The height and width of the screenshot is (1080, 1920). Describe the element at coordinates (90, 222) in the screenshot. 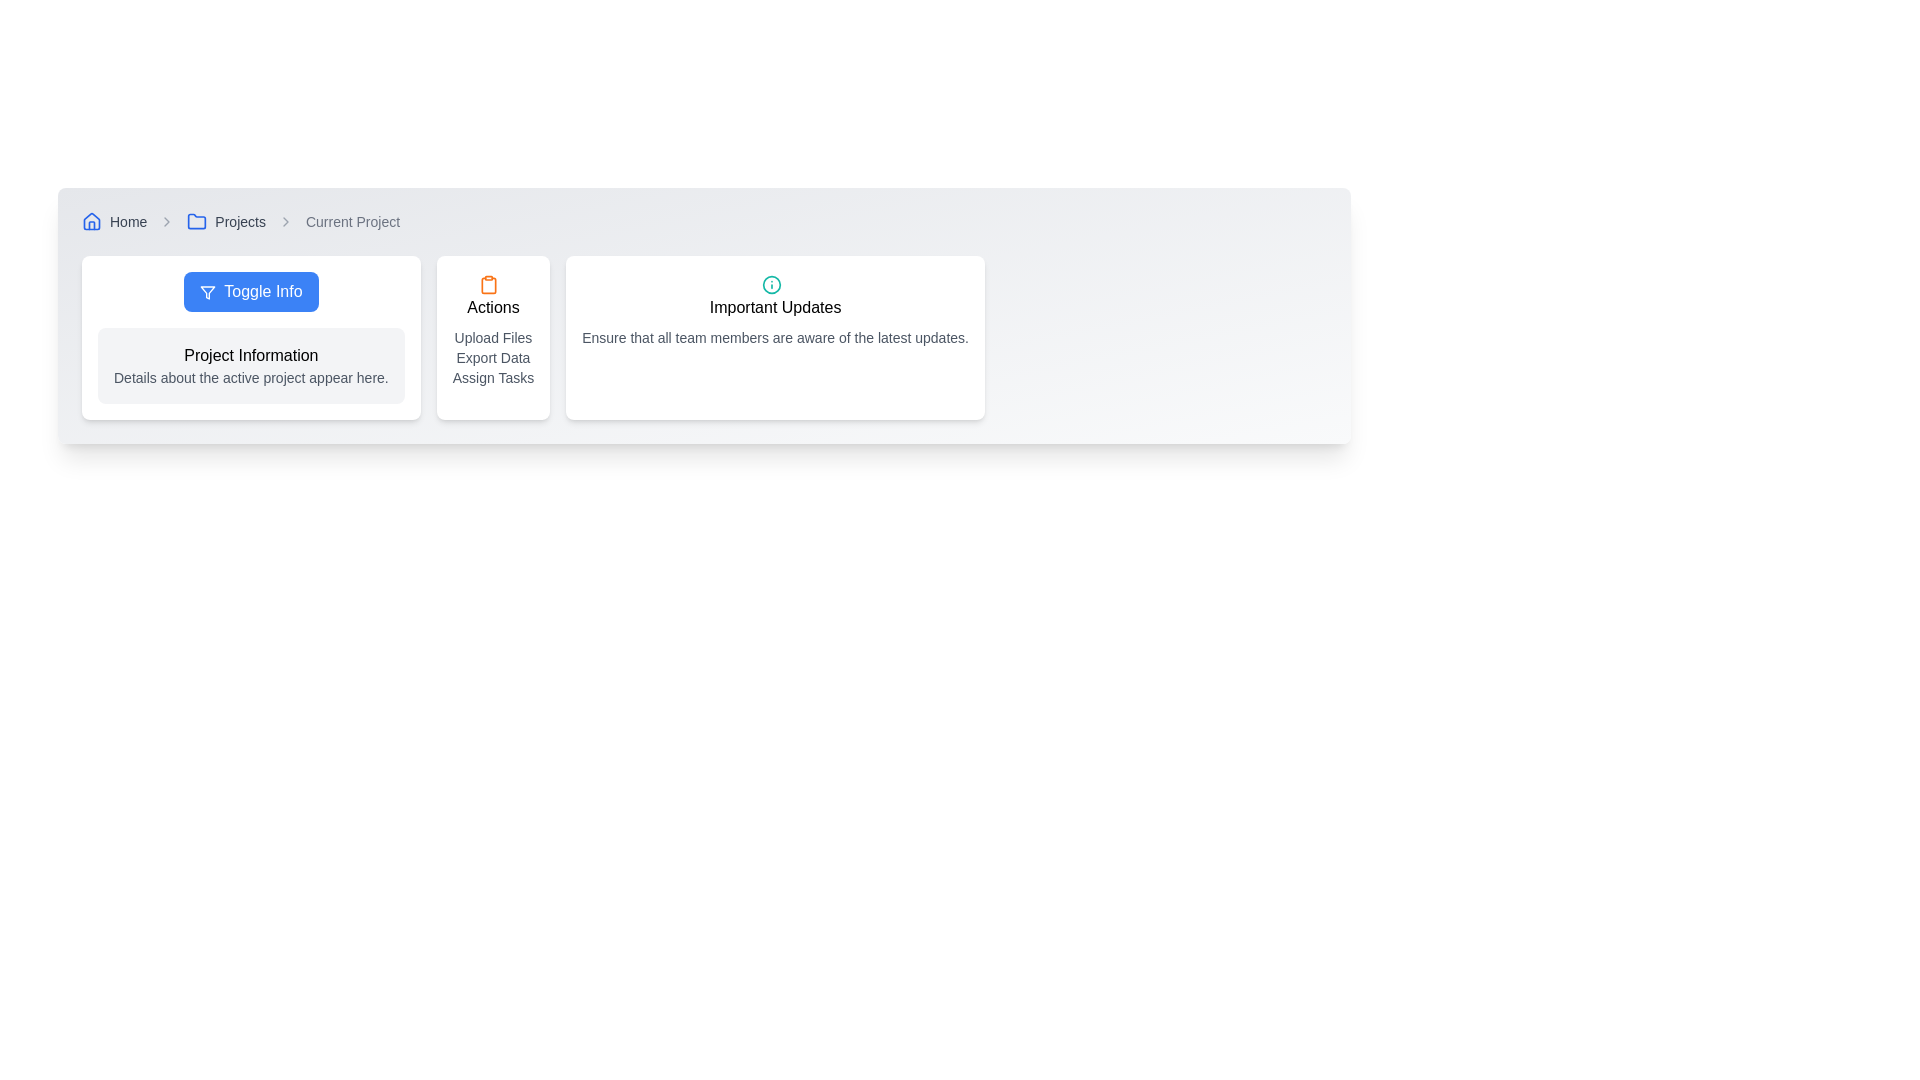

I see `the small blue house icon in the breadcrumb navigation bar, located next to the 'Home' link` at that location.